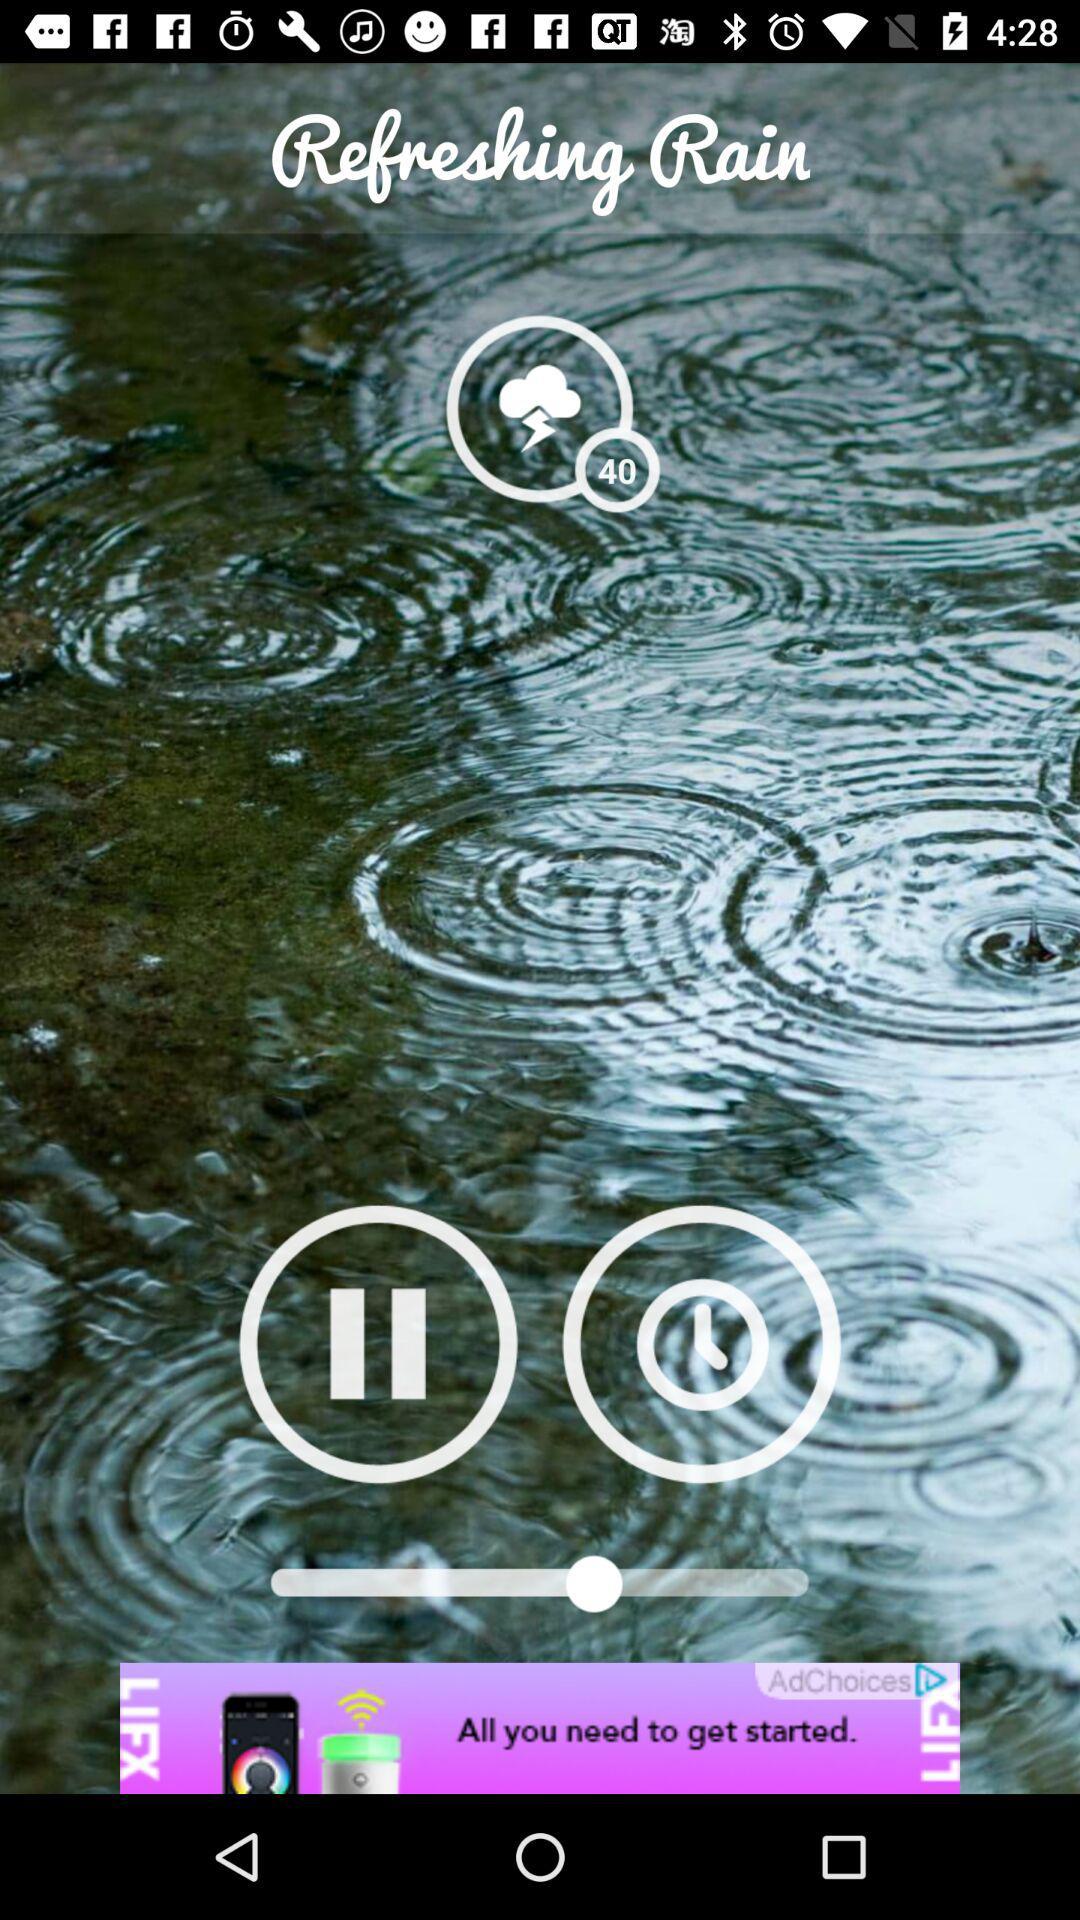 Image resolution: width=1080 pixels, height=1920 pixels. What do you see at coordinates (540, 1727) in the screenshot?
I see `the advertisement` at bounding box center [540, 1727].